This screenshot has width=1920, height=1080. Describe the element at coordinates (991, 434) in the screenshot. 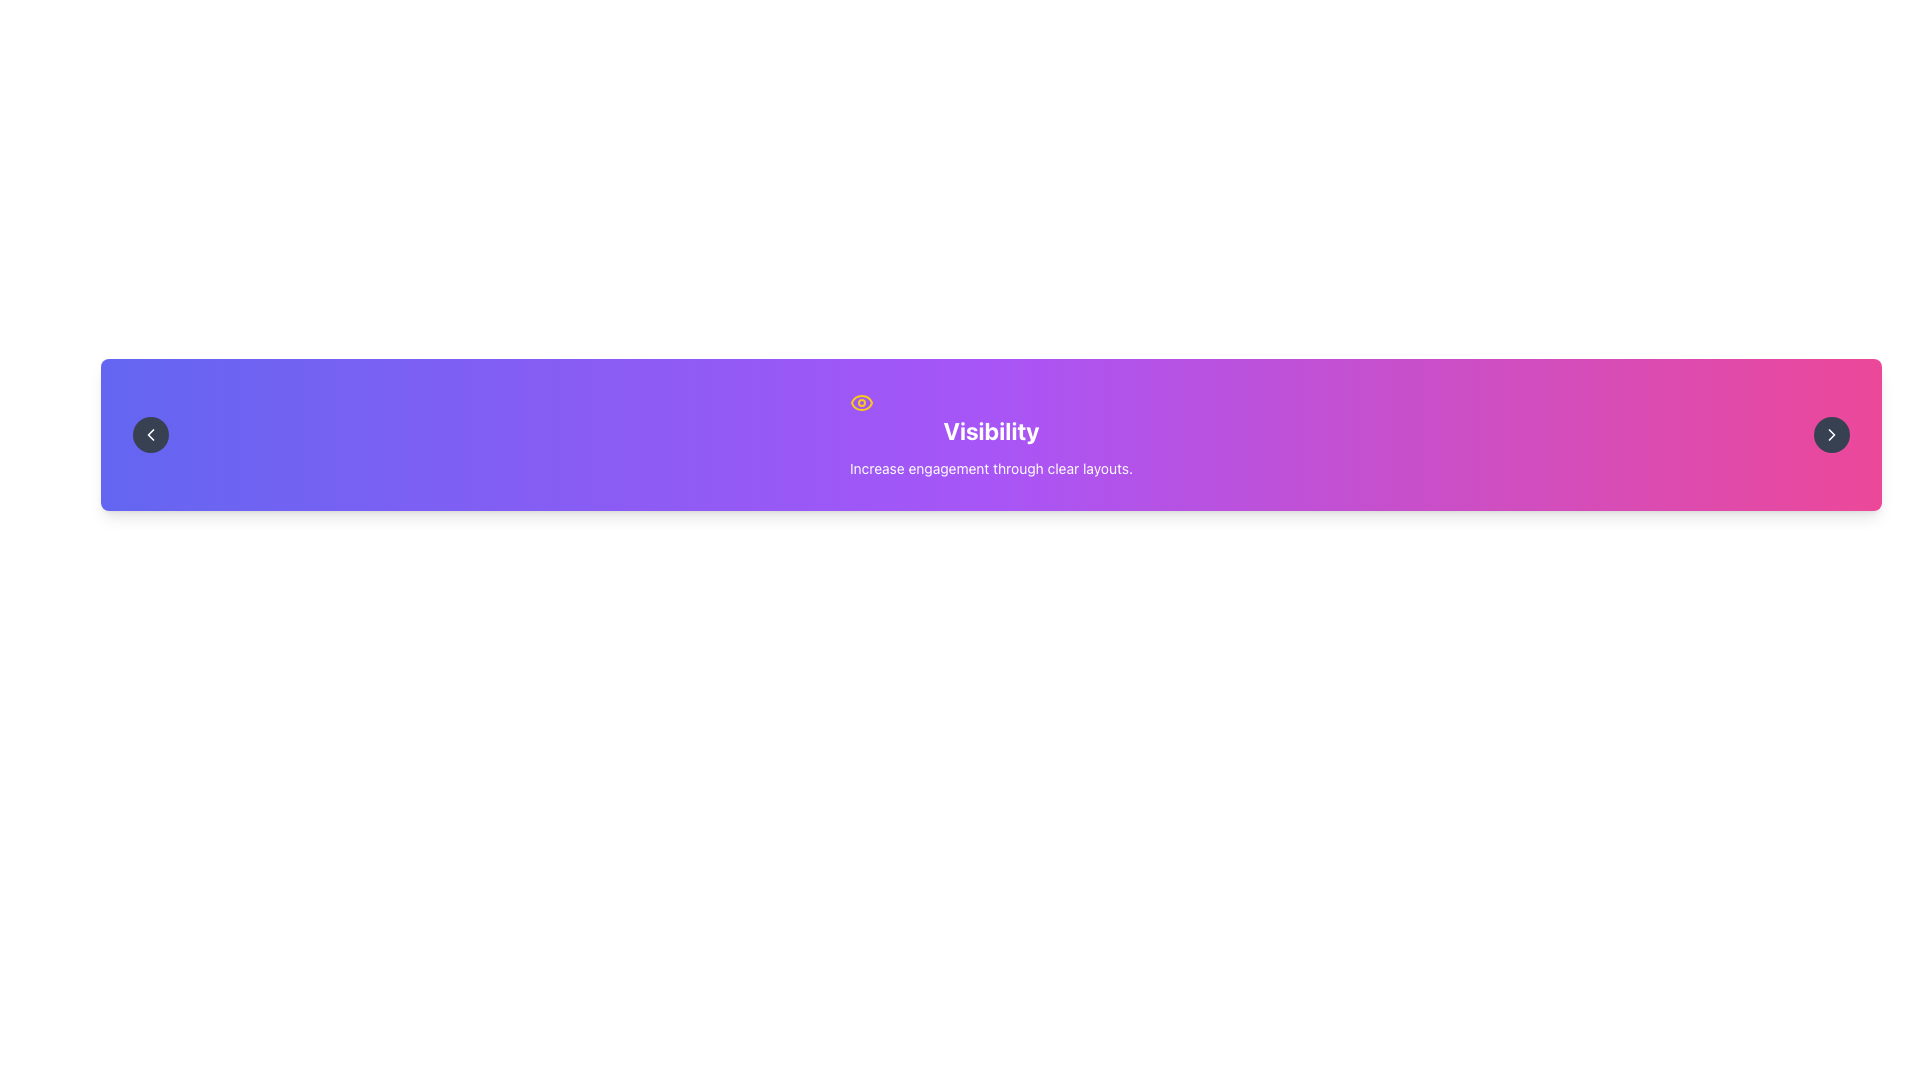

I see `the text block displaying 'Visibility' which is styled with bold, white font and located centrally within a gradient background` at that location.